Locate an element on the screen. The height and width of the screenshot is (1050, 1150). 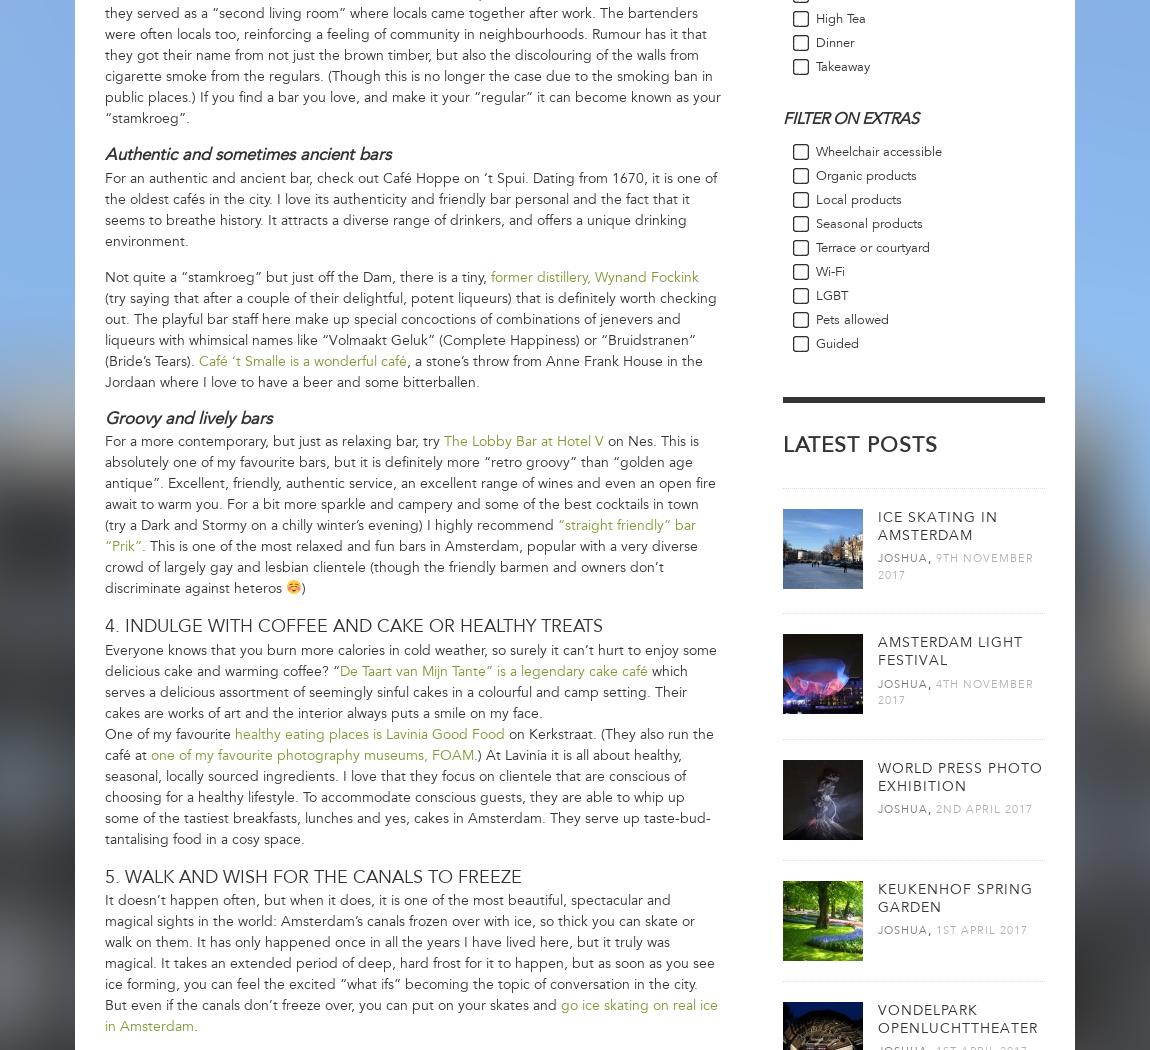
'Everyone knows that you burn more calories in cold weather, so surely it can’t hurt to enjoy some delicious cake and warming coffee? “' is located at coordinates (103, 659).